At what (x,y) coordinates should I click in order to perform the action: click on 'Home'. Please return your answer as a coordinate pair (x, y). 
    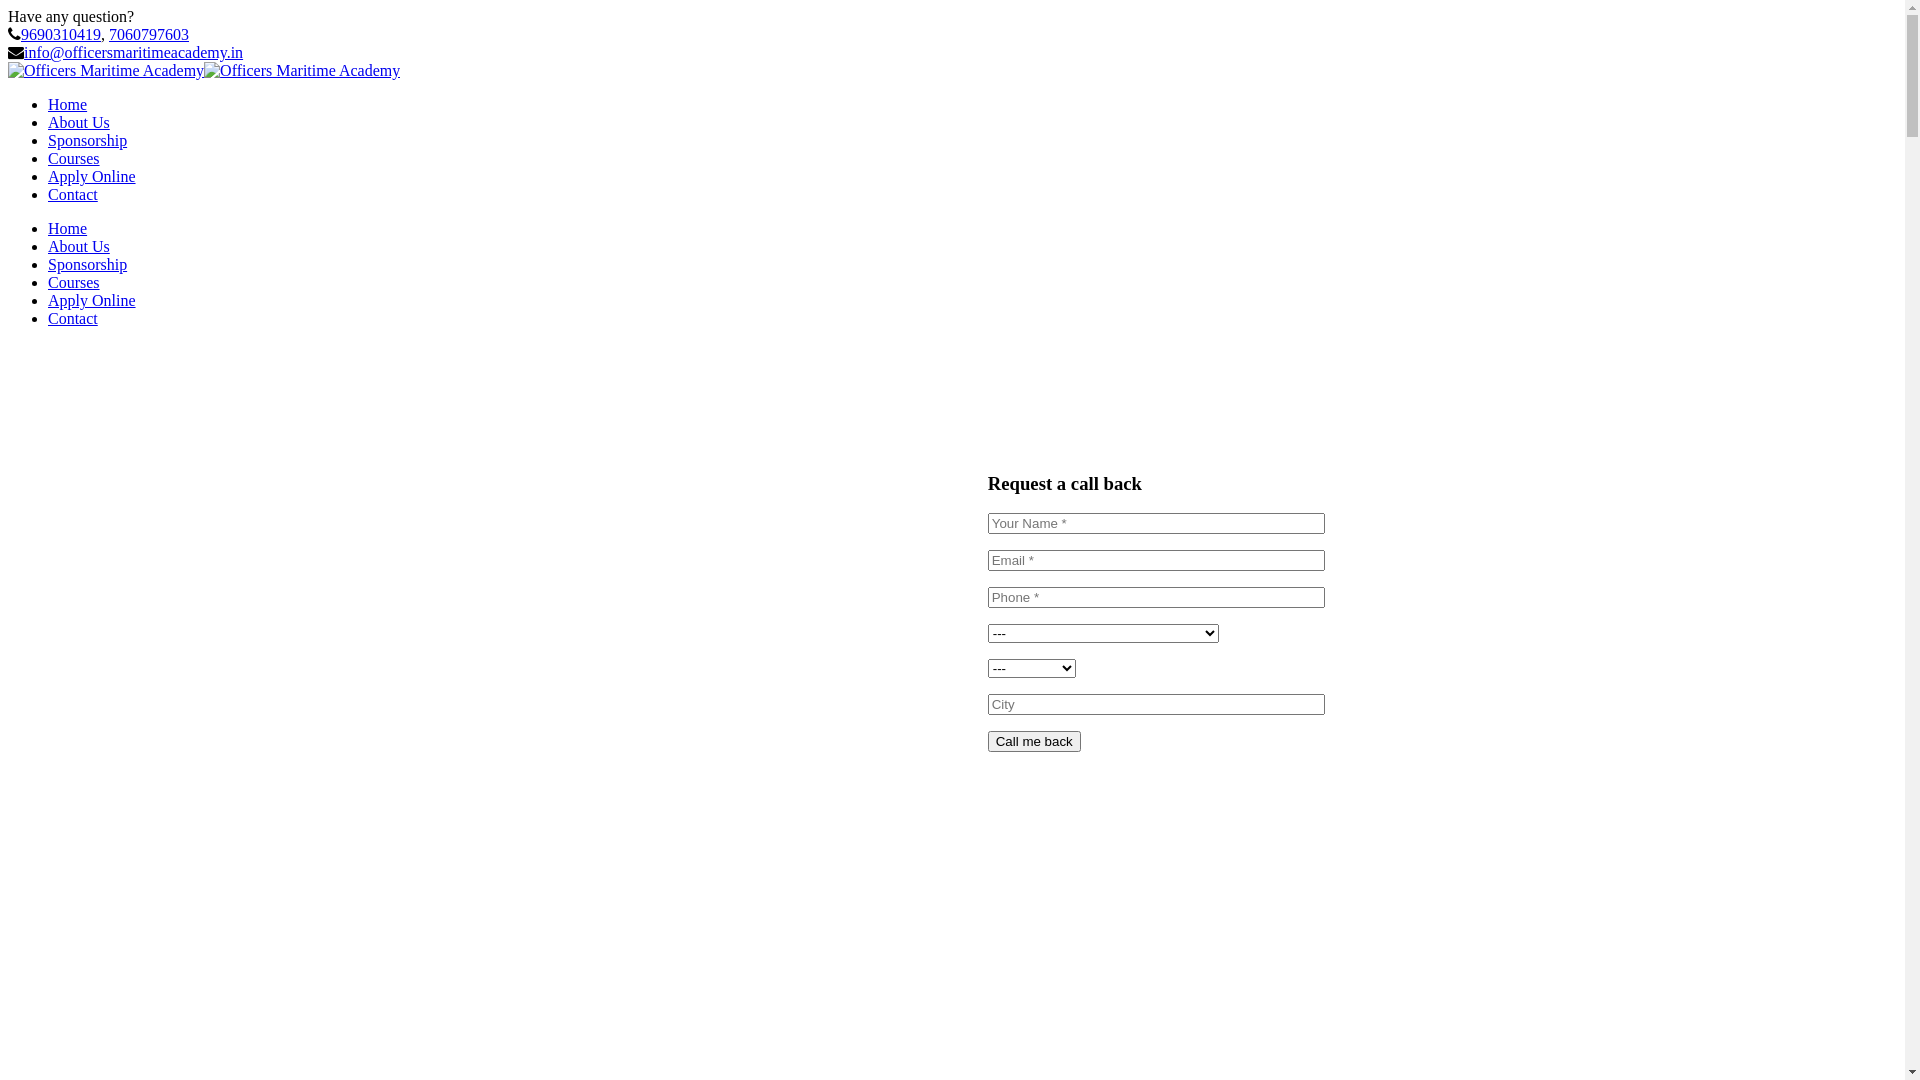
    Looking at the image, I should click on (67, 227).